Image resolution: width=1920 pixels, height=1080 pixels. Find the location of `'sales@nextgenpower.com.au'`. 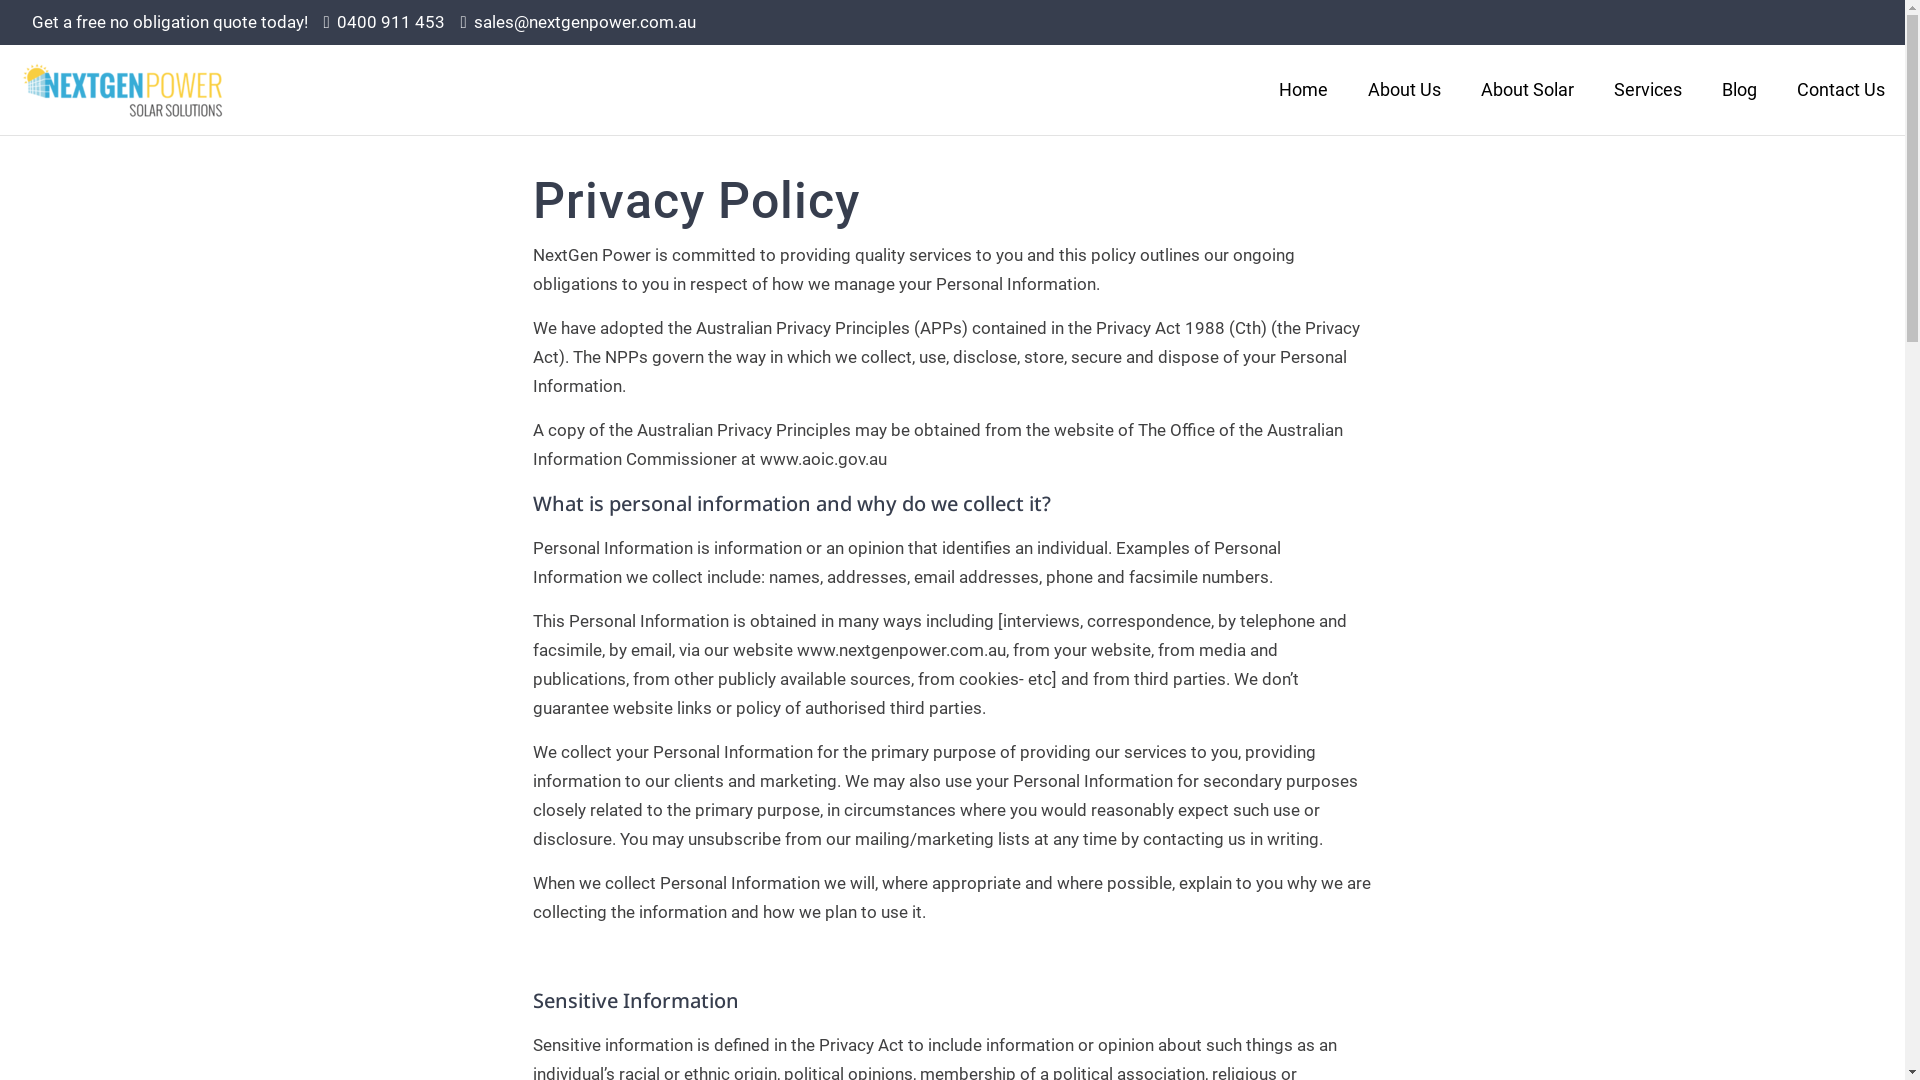

'sales@nextgenpower.com.au' is located at coordinates (584, 22).